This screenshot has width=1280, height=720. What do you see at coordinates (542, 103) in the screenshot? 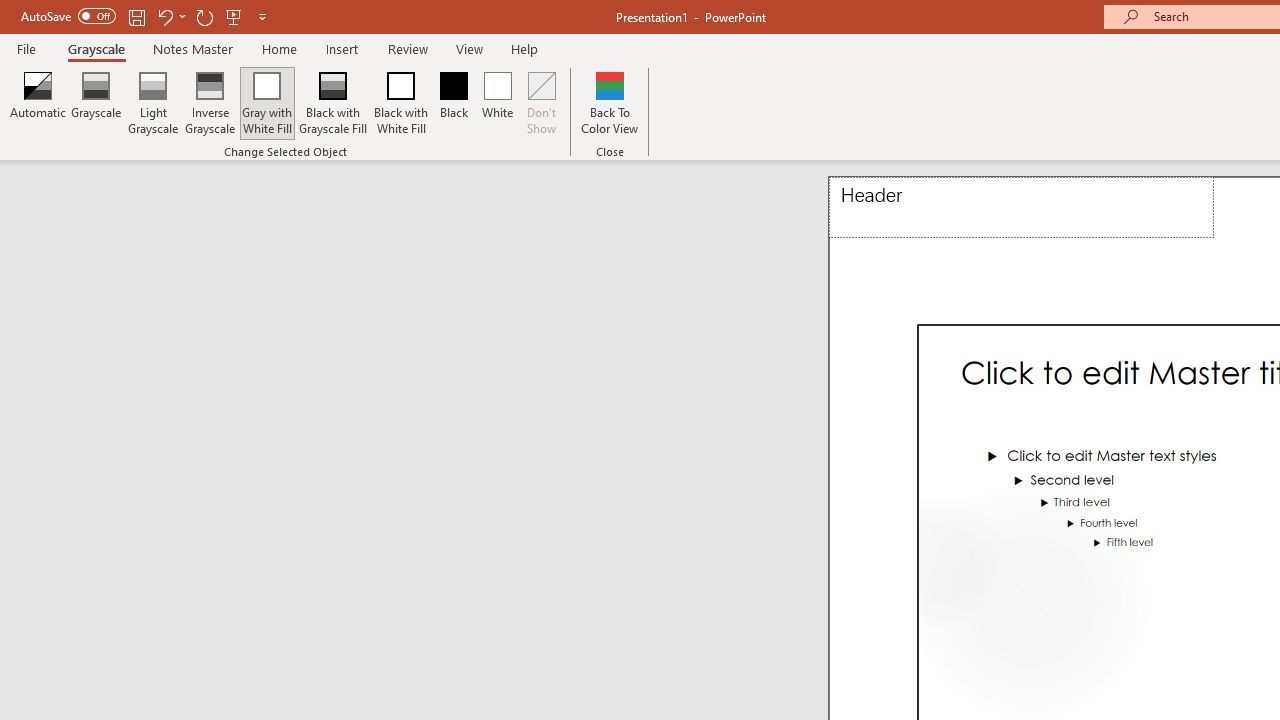
I see `'Don'` at bounding box center [542, 103].